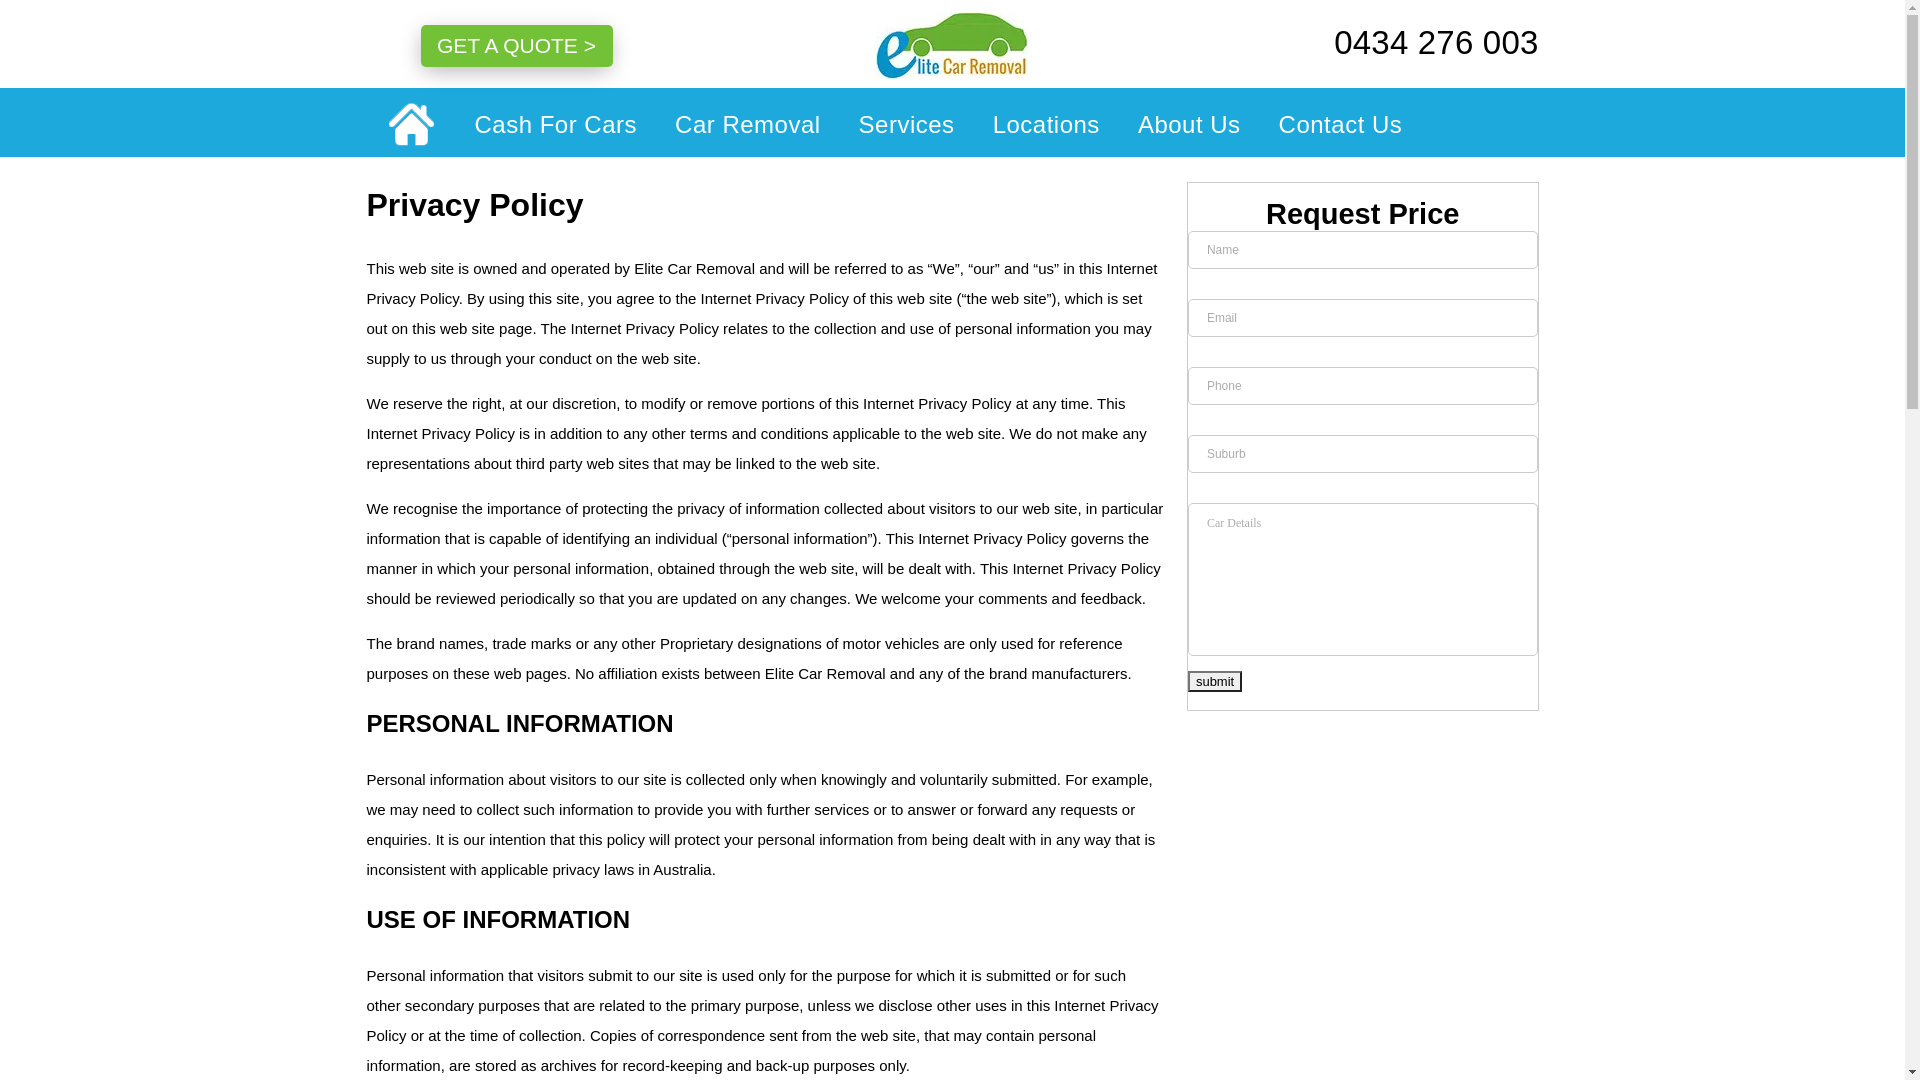 This screenshot has height=1080, width=1920. What do you see at coordinates (747, 122) in the screenshot?
I see `'Car Removal'` at bounding box center [747, 122].